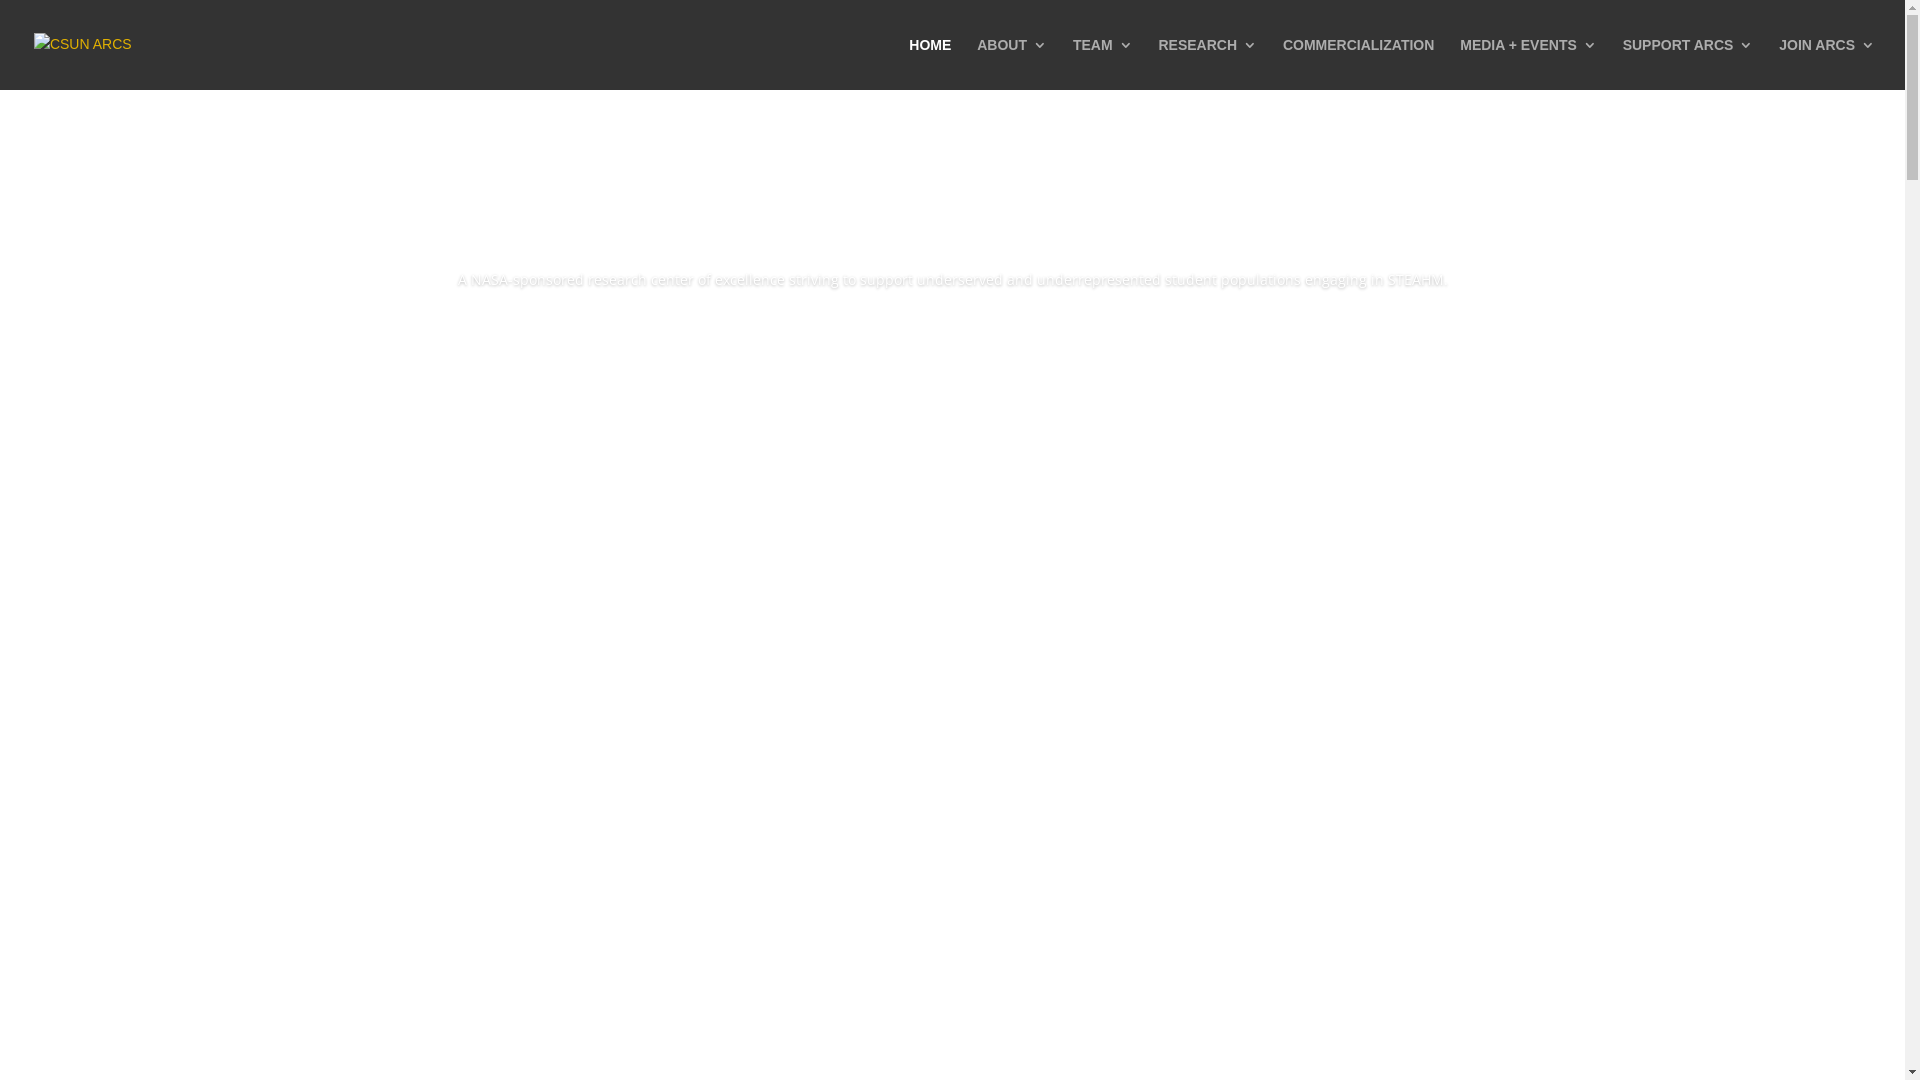 The height and width of the screenshot is (1080, 1920). I want to click on 'ABOUT', so click(1012, 63).